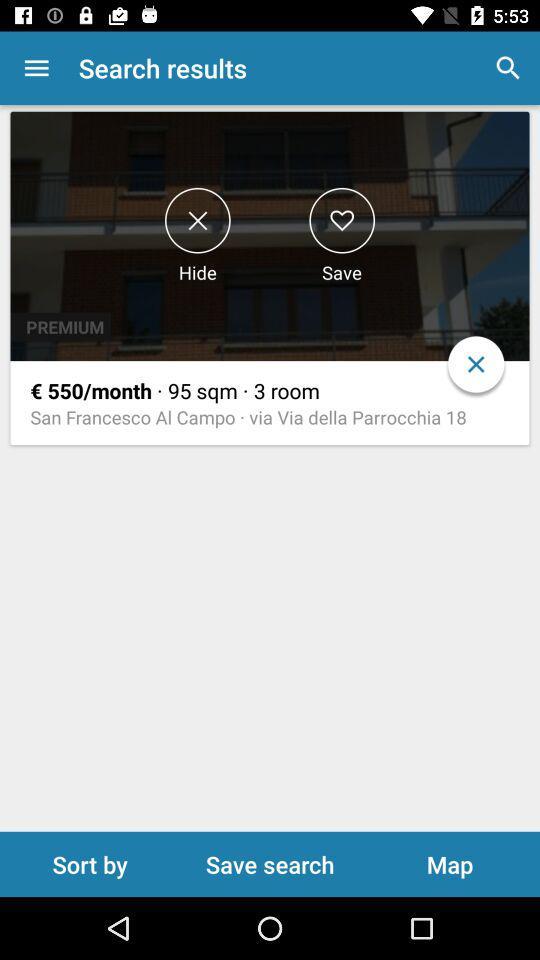  What do you see at coordinates (89, 863) in the screenshot?
I see `item below the san francesco al icon` at bounding box center [89, 863].